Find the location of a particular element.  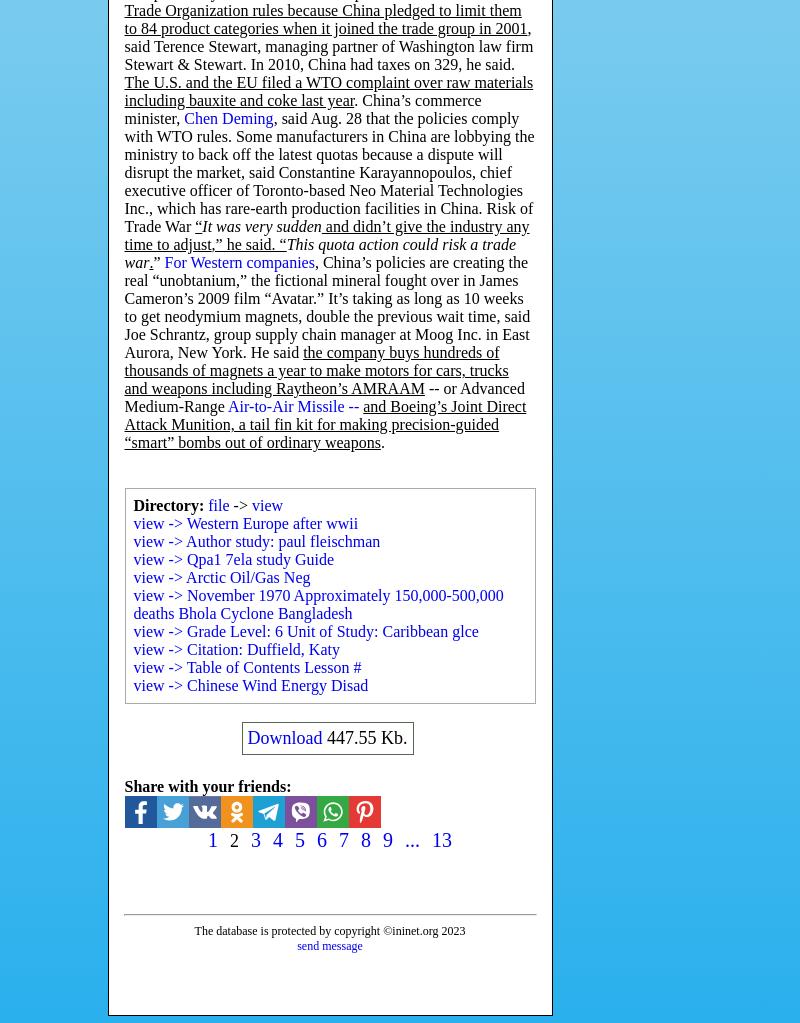

'Directory:' is located at coordinates (167, 505).